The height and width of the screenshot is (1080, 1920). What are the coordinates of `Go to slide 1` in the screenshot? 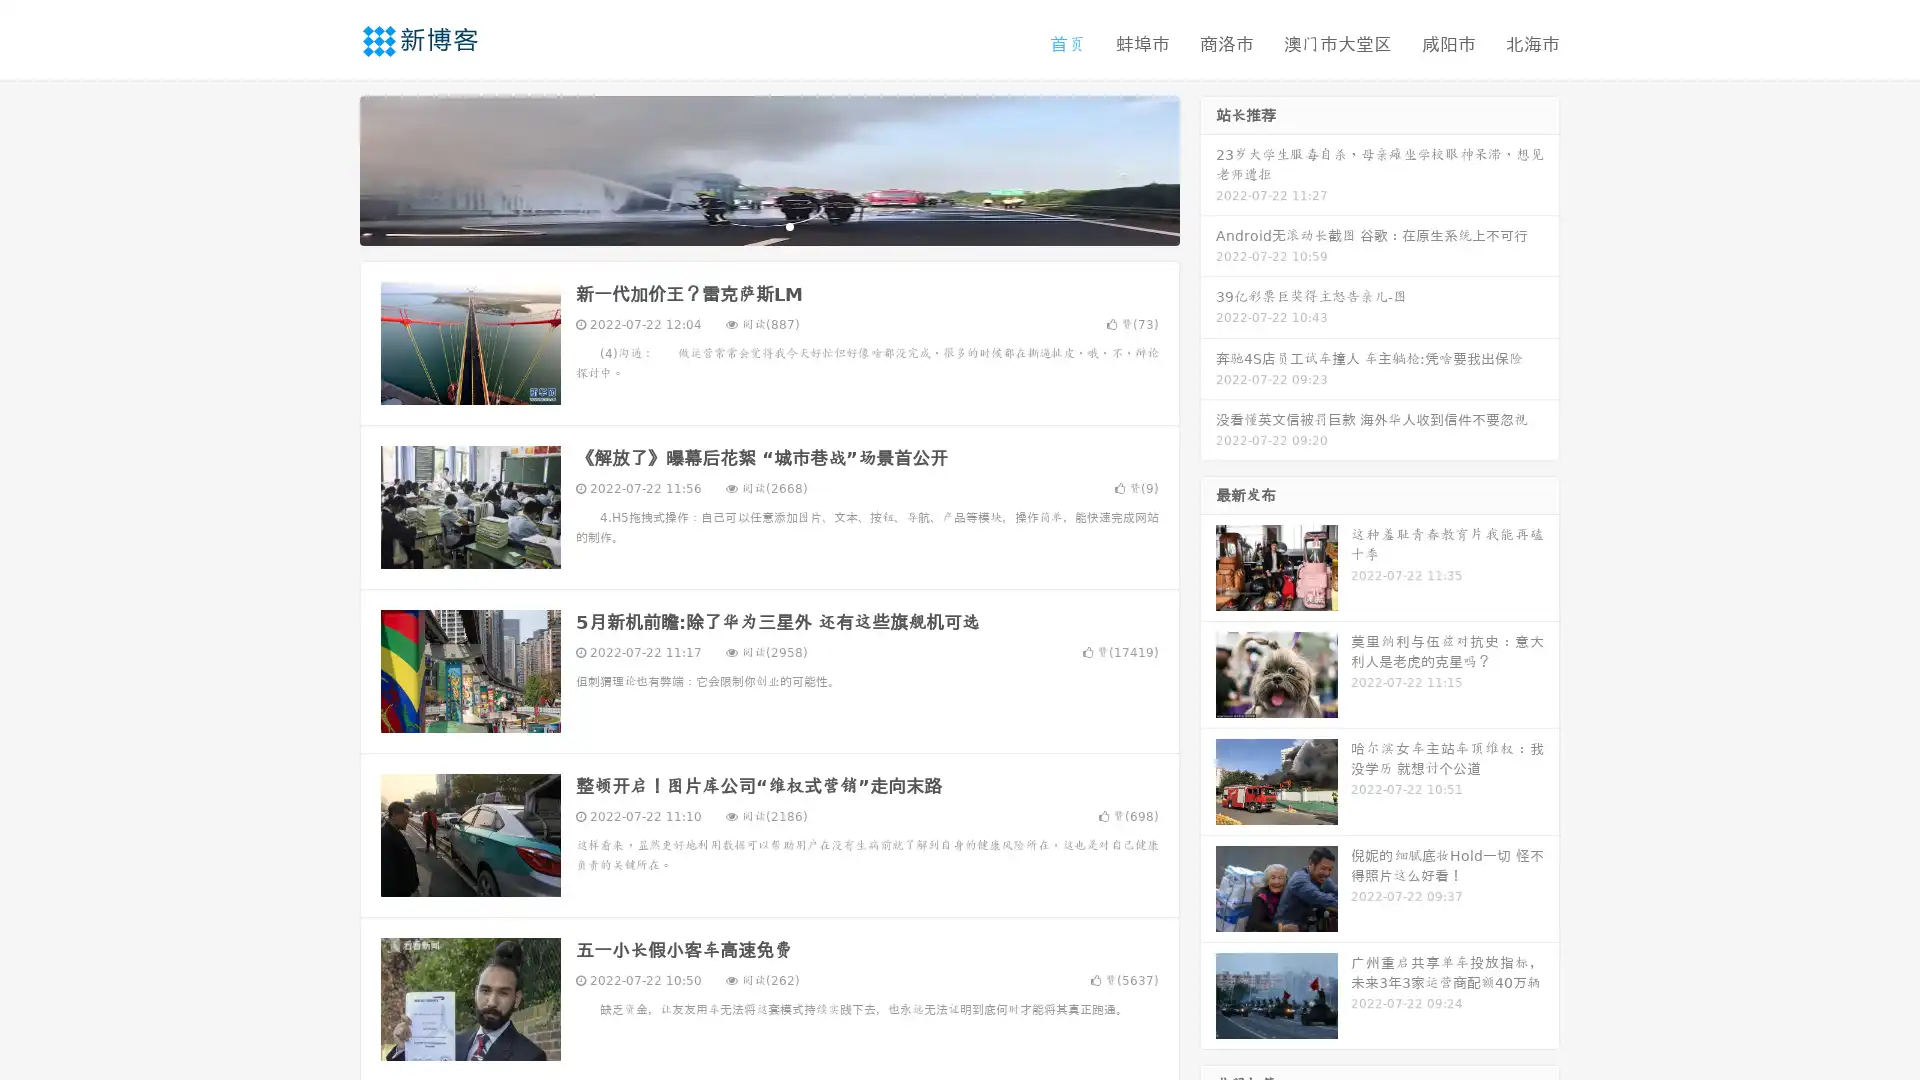 It's located at (748, 225).